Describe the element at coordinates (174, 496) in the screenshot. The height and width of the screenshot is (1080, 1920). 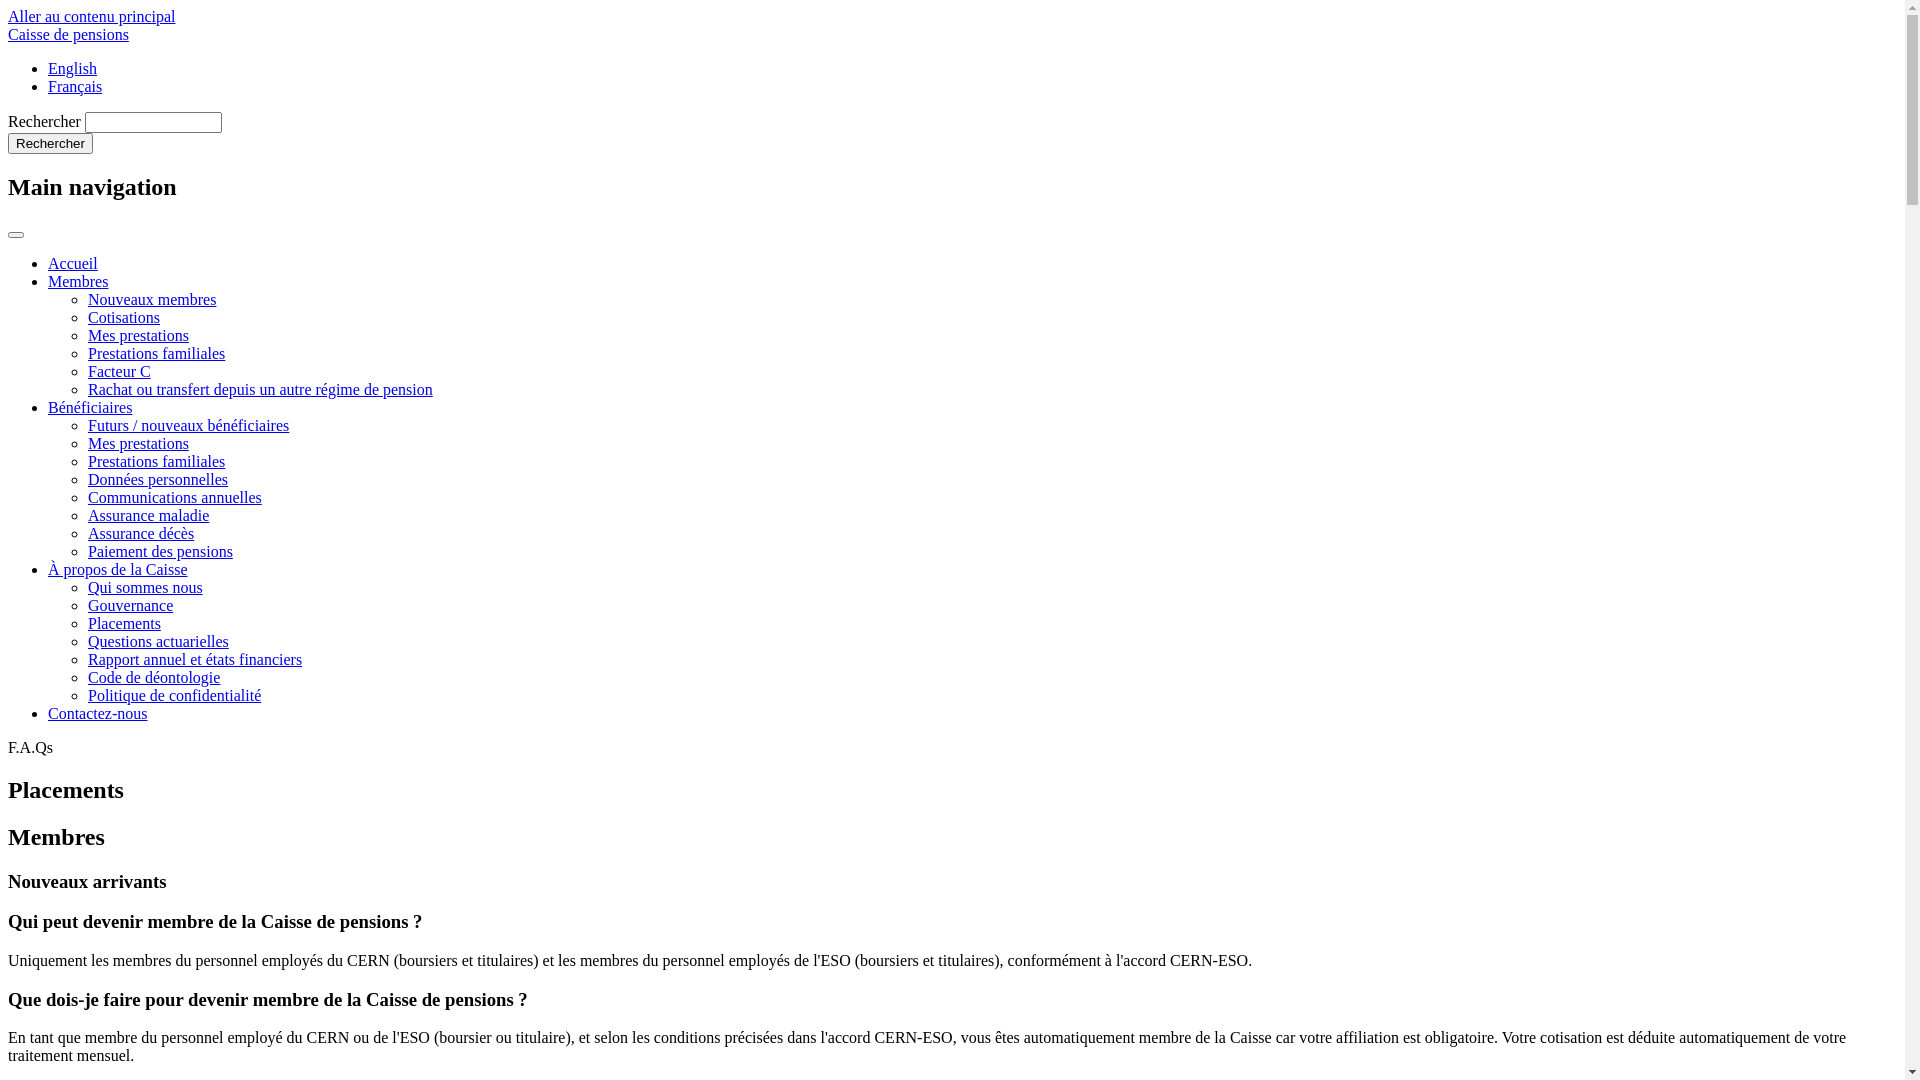
I see `'Communications annuelles'` at that location.